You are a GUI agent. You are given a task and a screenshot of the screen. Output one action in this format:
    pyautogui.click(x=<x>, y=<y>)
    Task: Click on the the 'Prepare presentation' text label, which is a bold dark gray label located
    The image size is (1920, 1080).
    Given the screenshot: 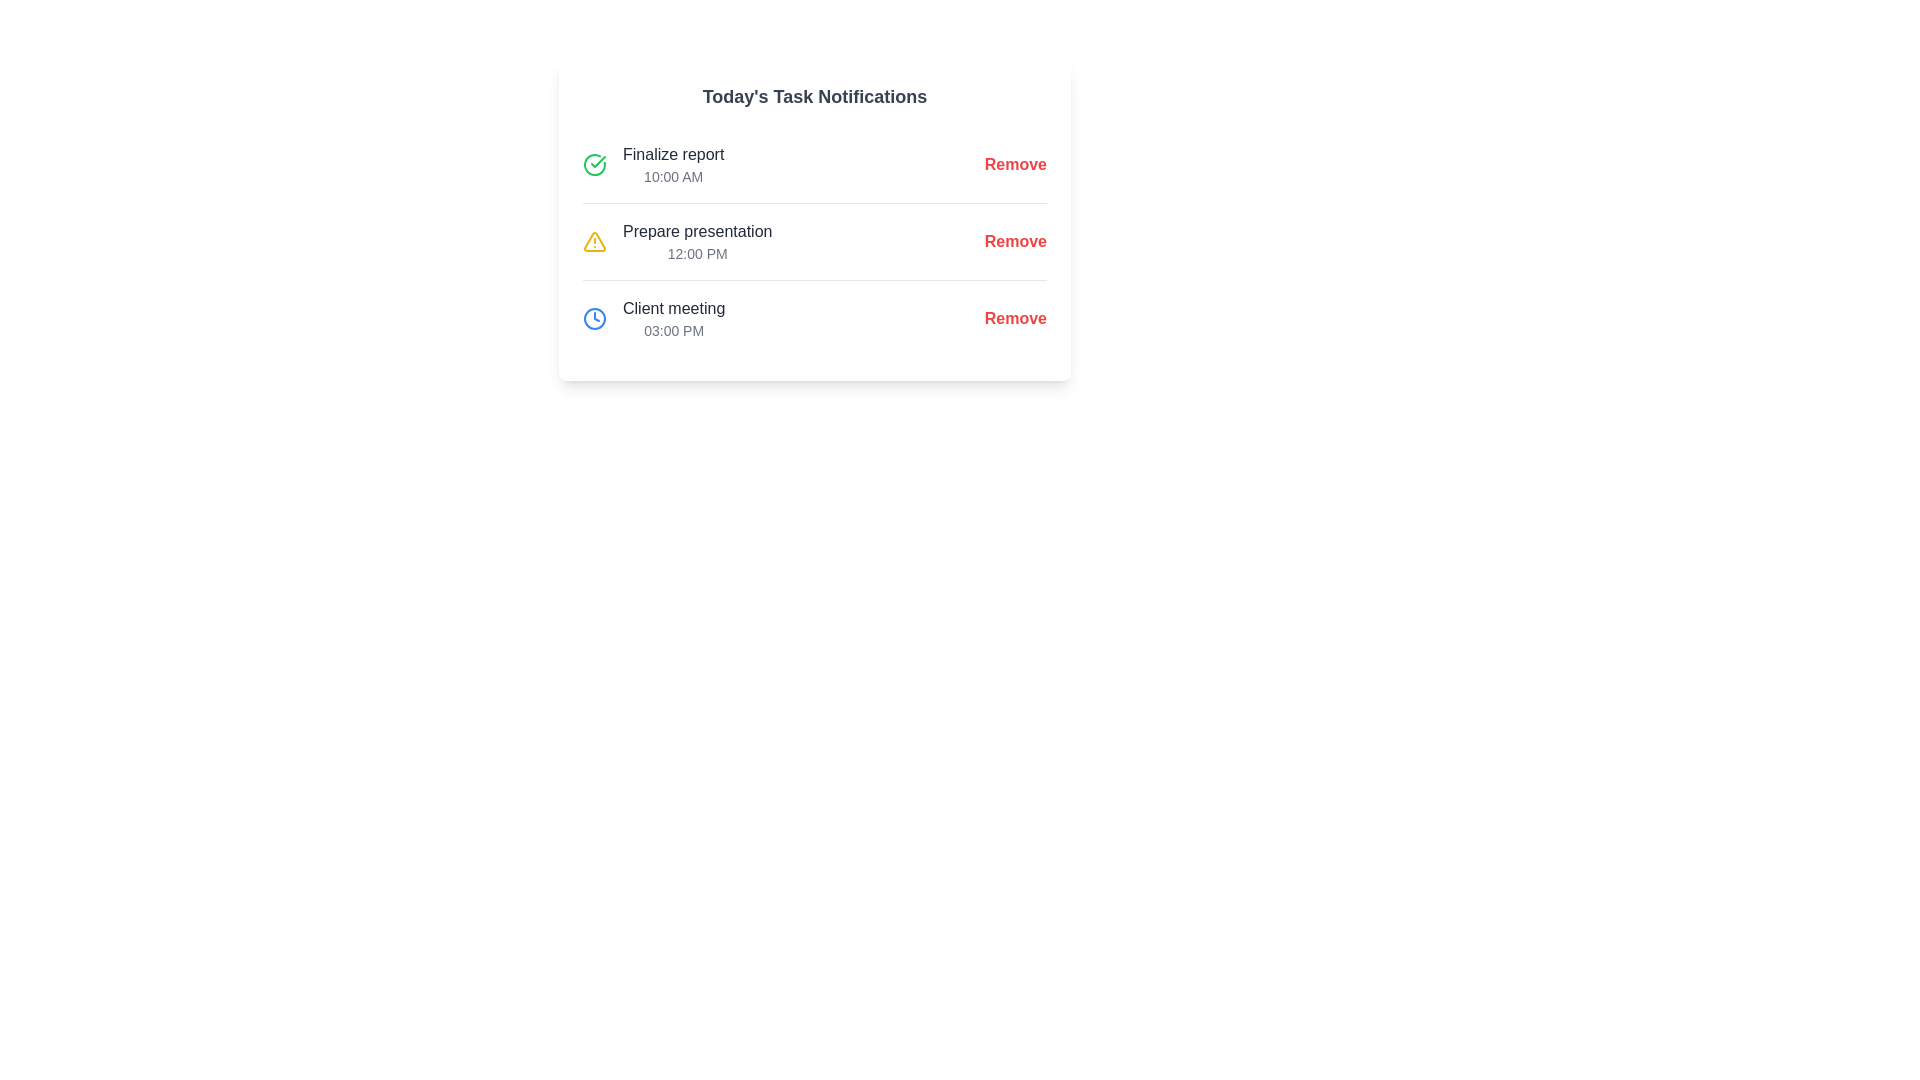 What is the action you would take?
    pyautogui.click(x=697, y=230)
    